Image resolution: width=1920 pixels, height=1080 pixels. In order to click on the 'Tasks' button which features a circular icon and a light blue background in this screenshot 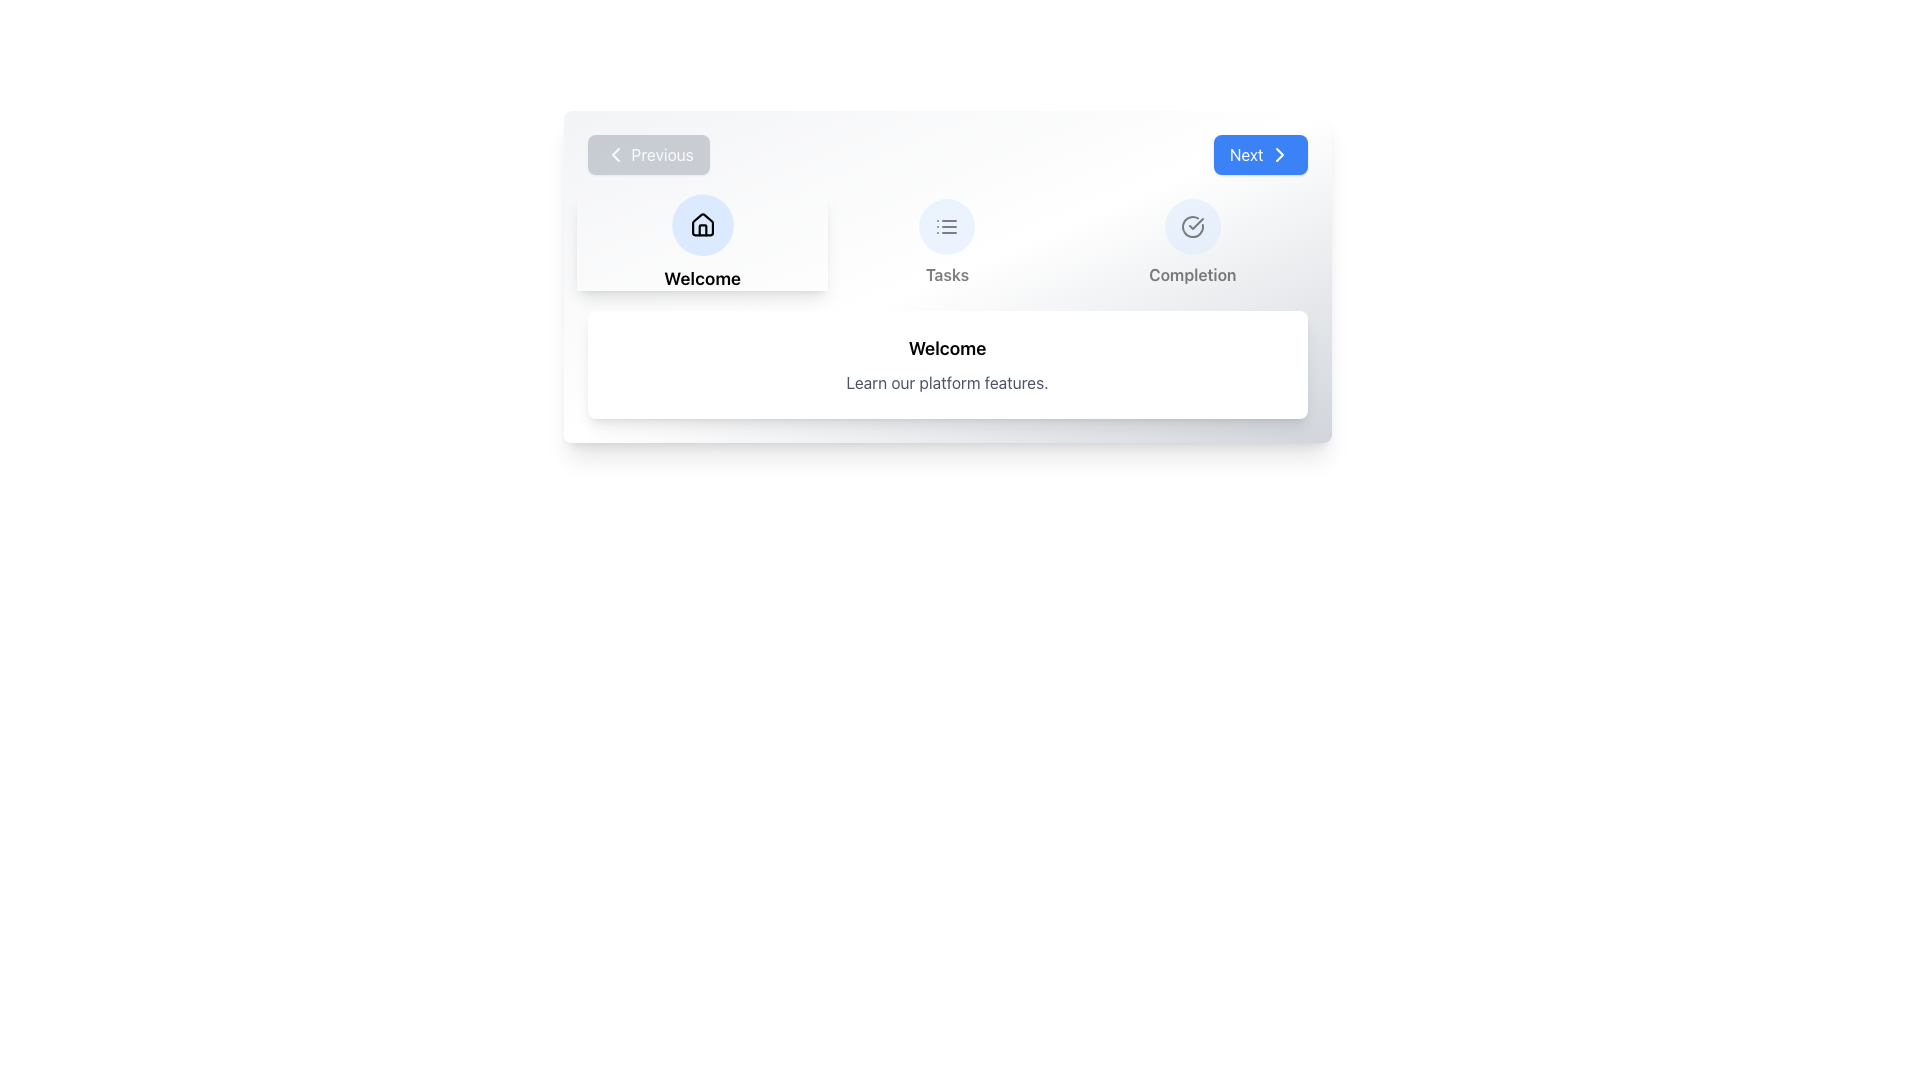, I will do `click(946, 242)`.